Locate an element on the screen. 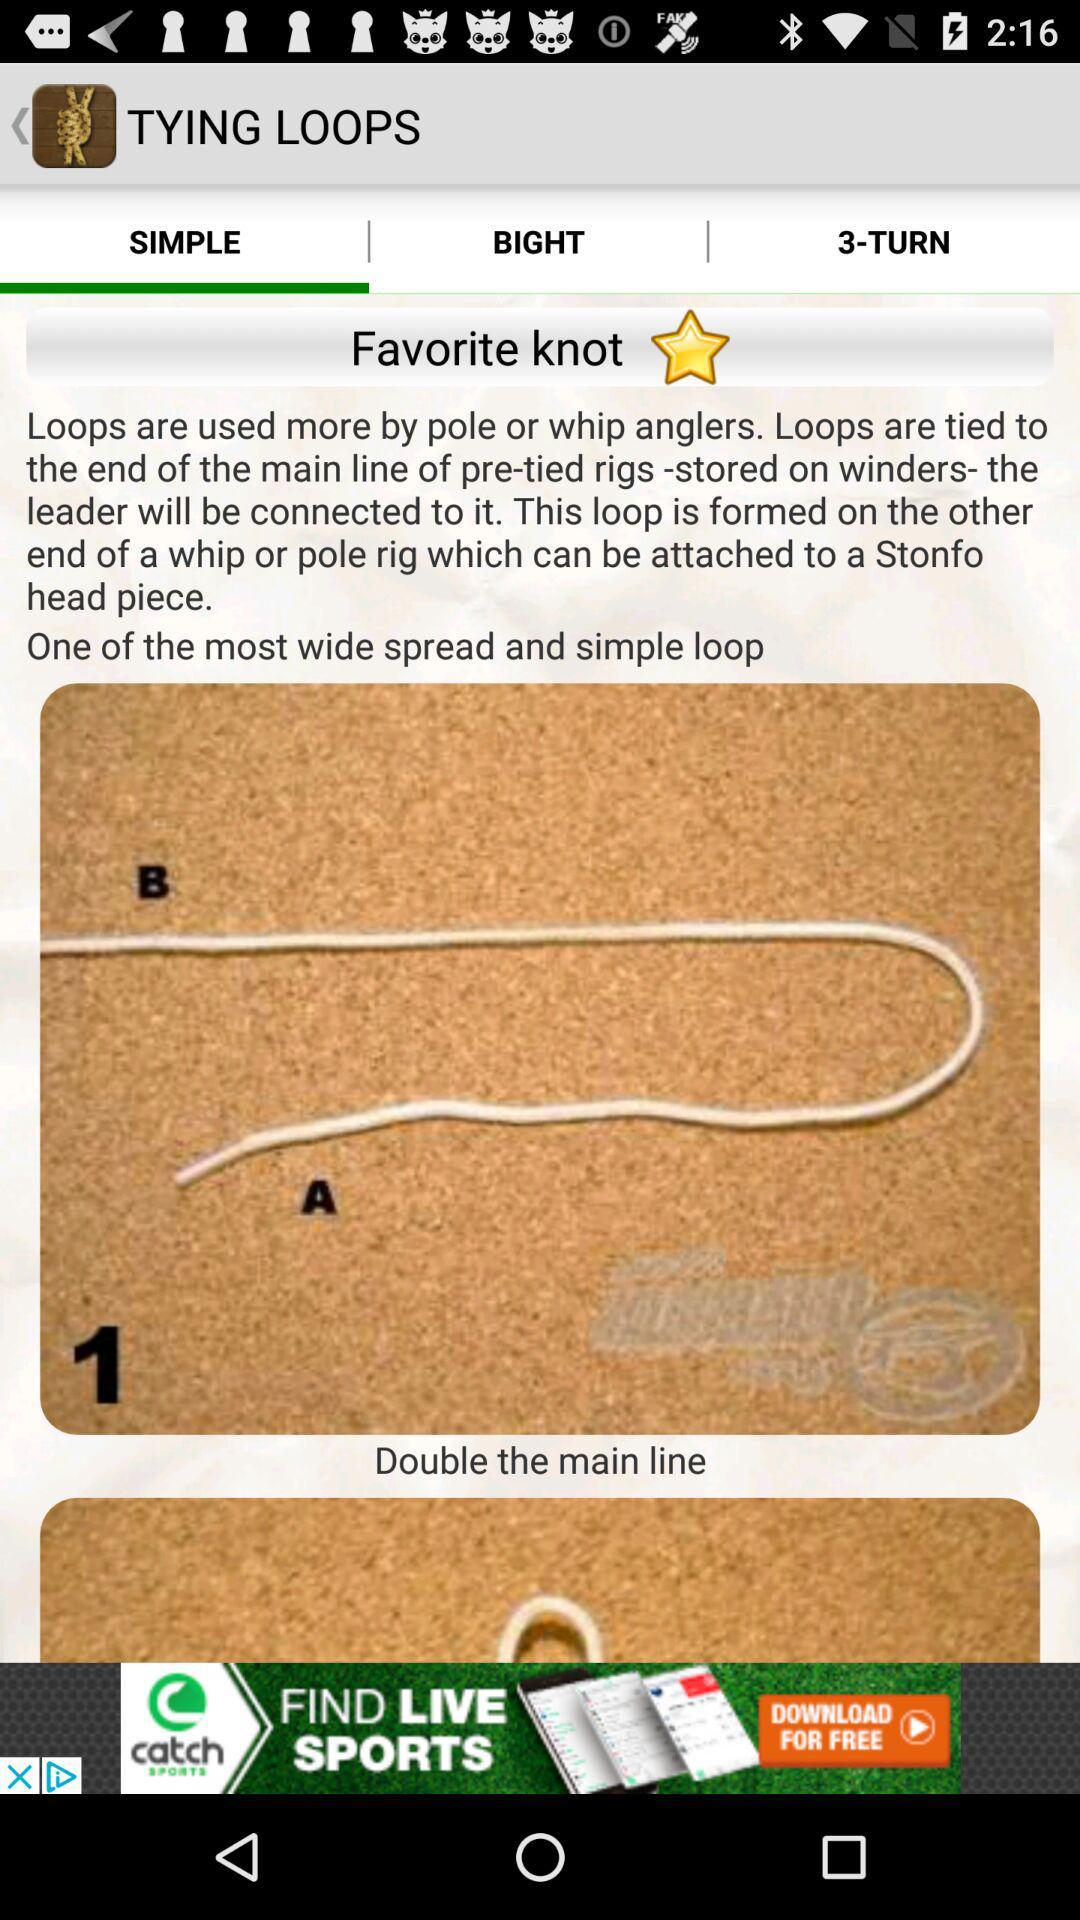 This screenshot has height=1920, width=1080. advertisement is located at coordinates (540, 1579).